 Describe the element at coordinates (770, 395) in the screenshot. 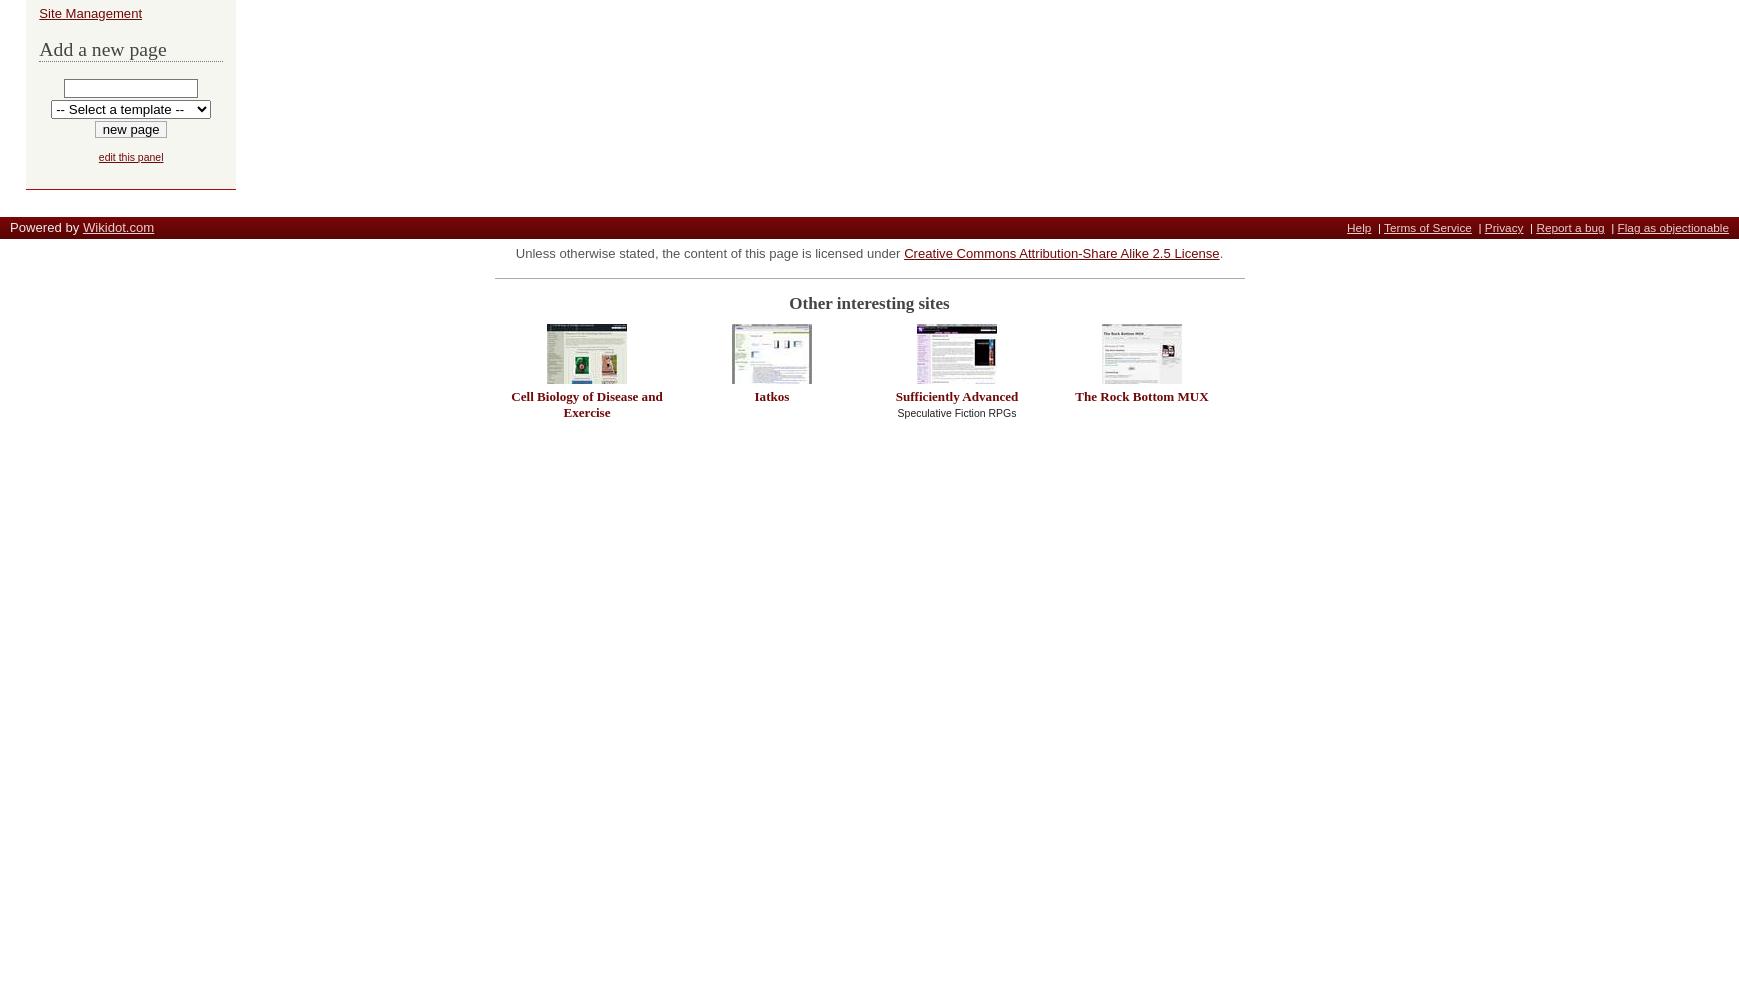

I see `'Iatkos'` at that location.